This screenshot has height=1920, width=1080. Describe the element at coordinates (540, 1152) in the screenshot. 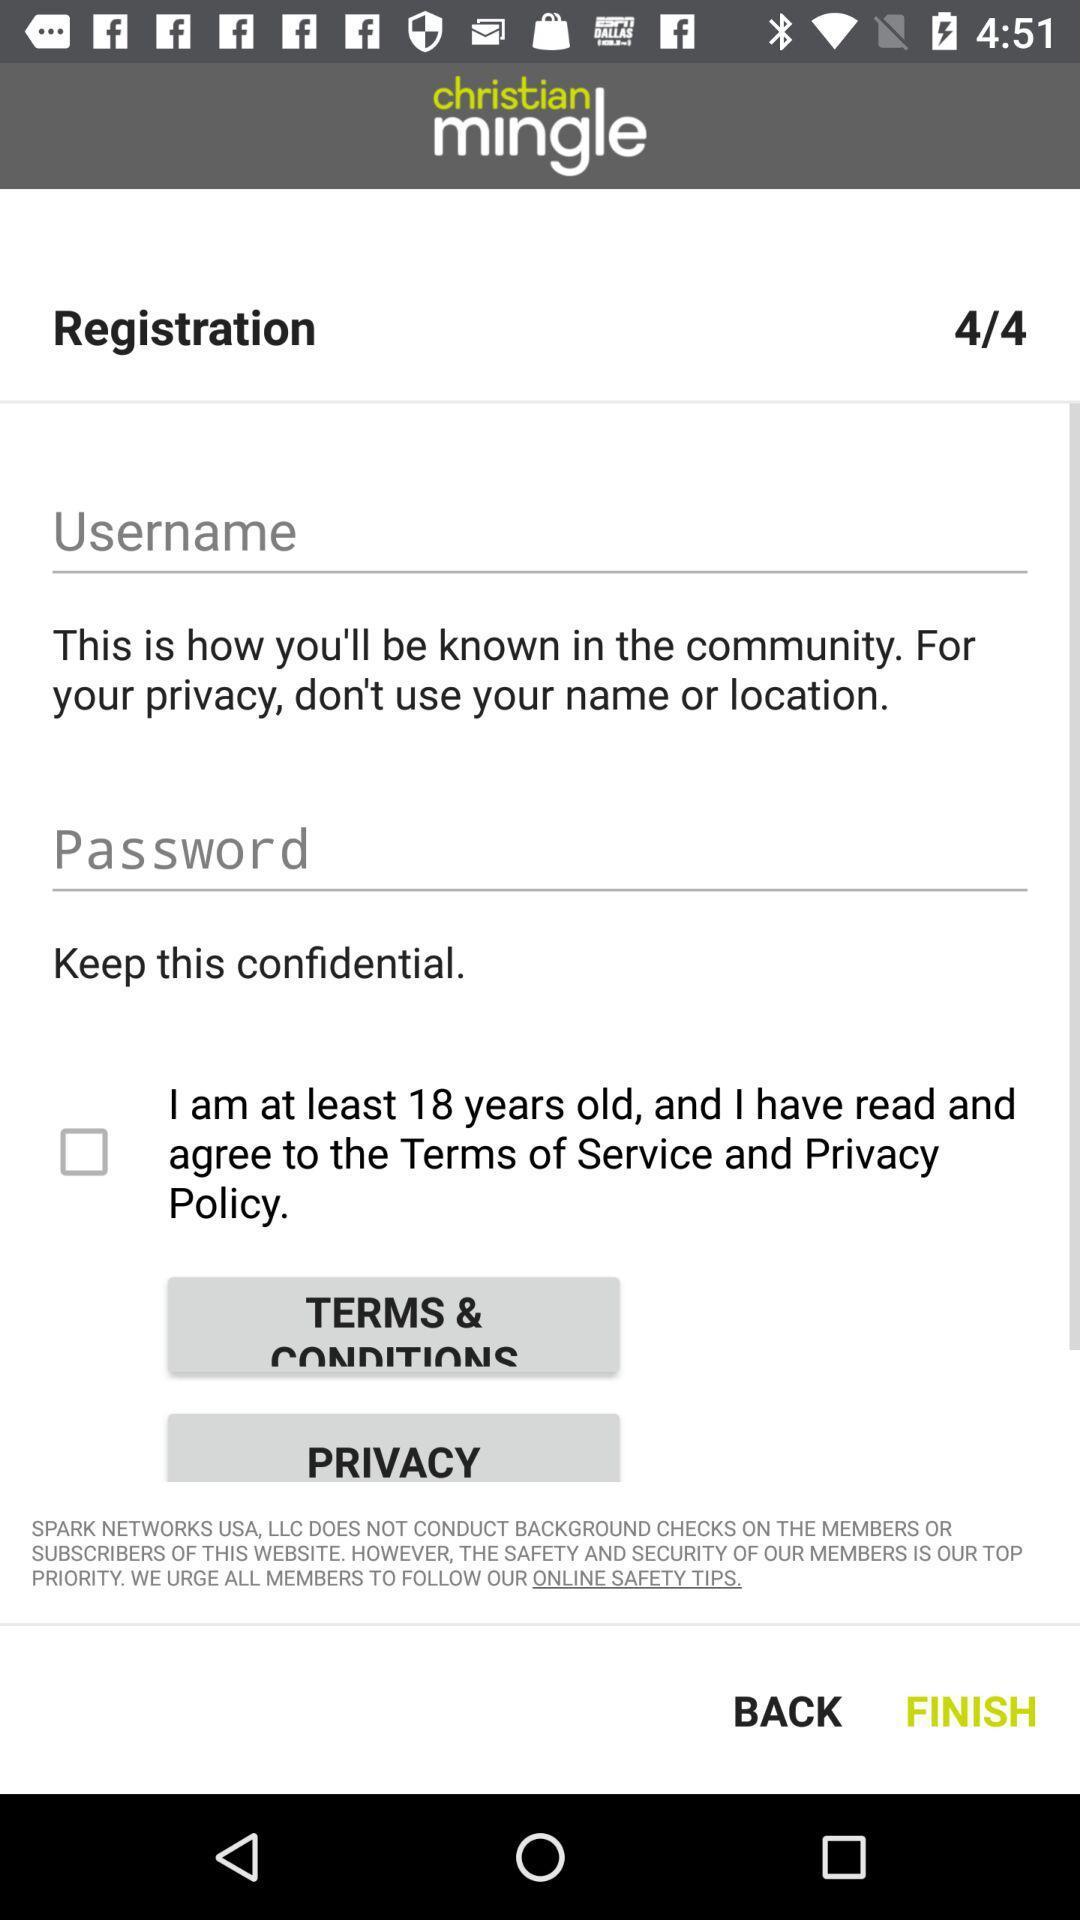

I see `the item below keep this confidential.` at that location.